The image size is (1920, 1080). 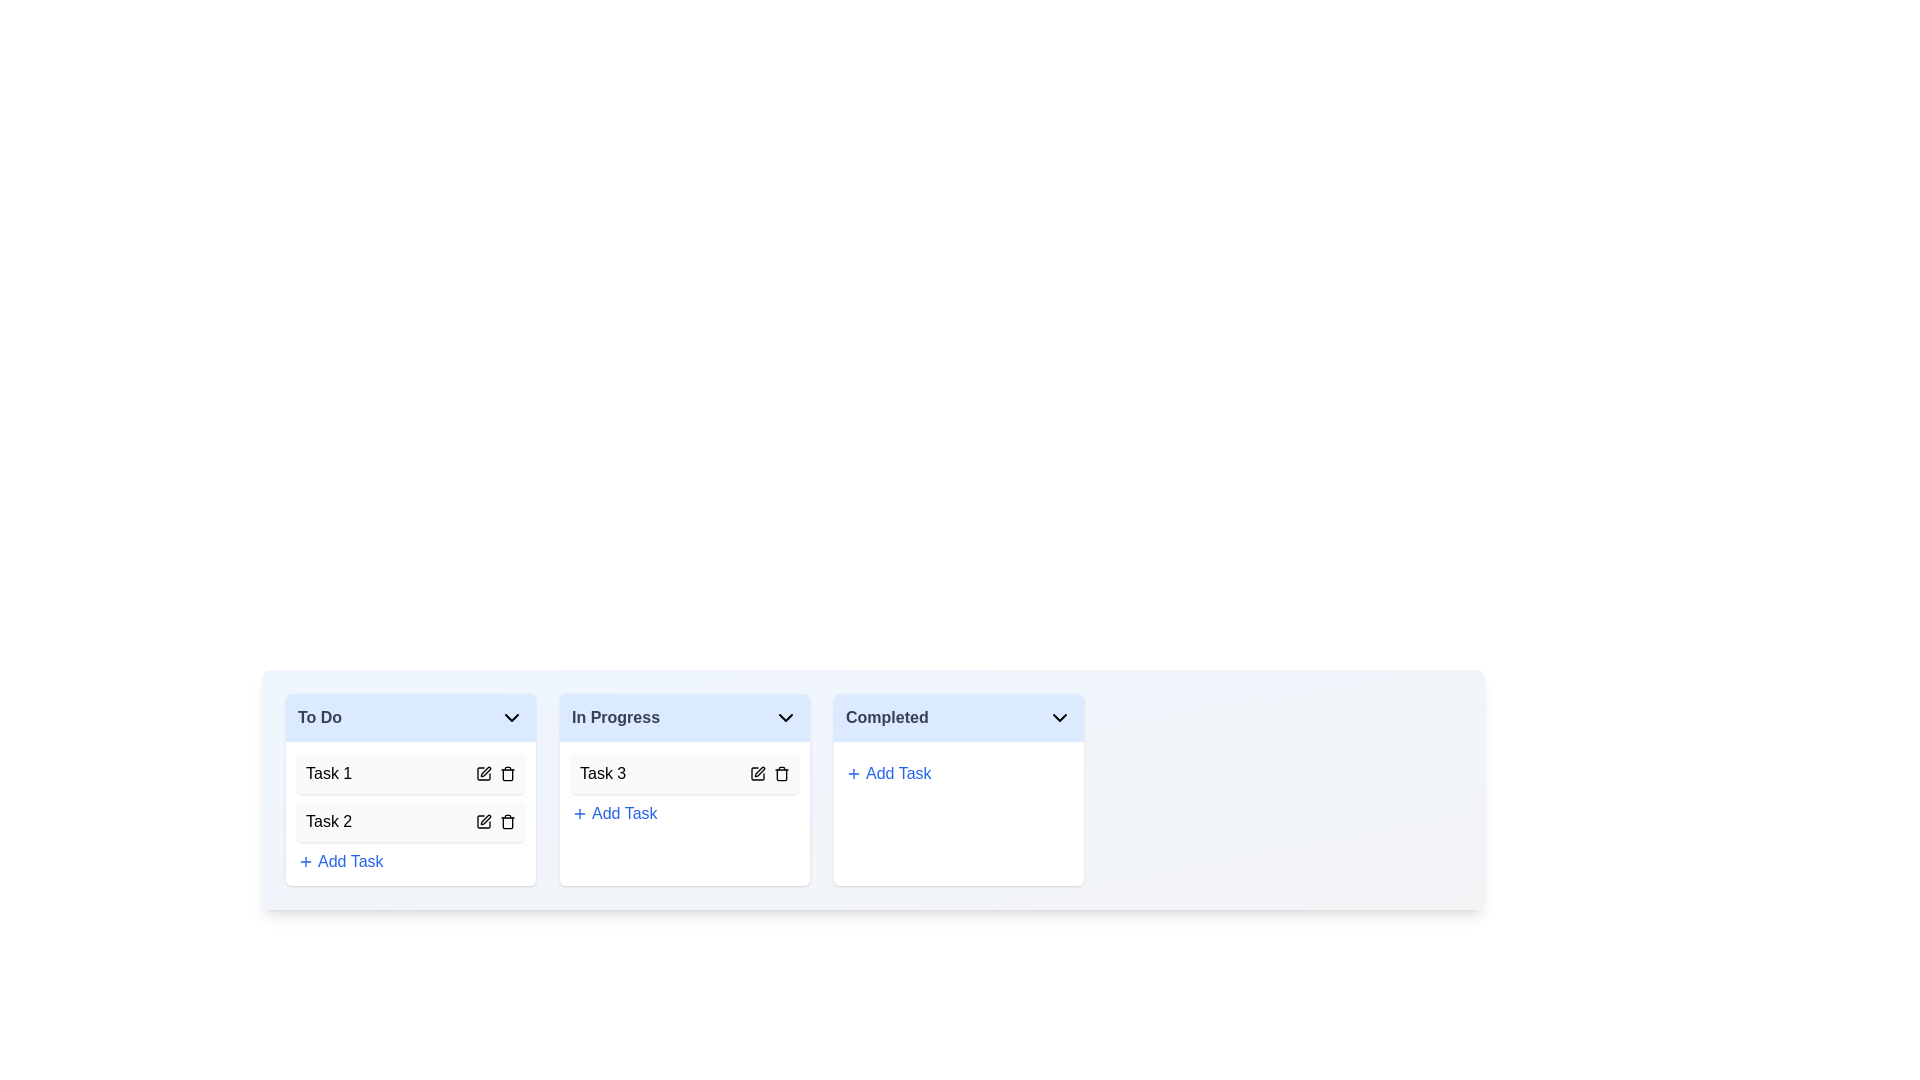 What do you see at coordinates (340, 860) in the screenshot?
I see `the 'Add Task' button for To Do board` at bounding box center [340, 860].